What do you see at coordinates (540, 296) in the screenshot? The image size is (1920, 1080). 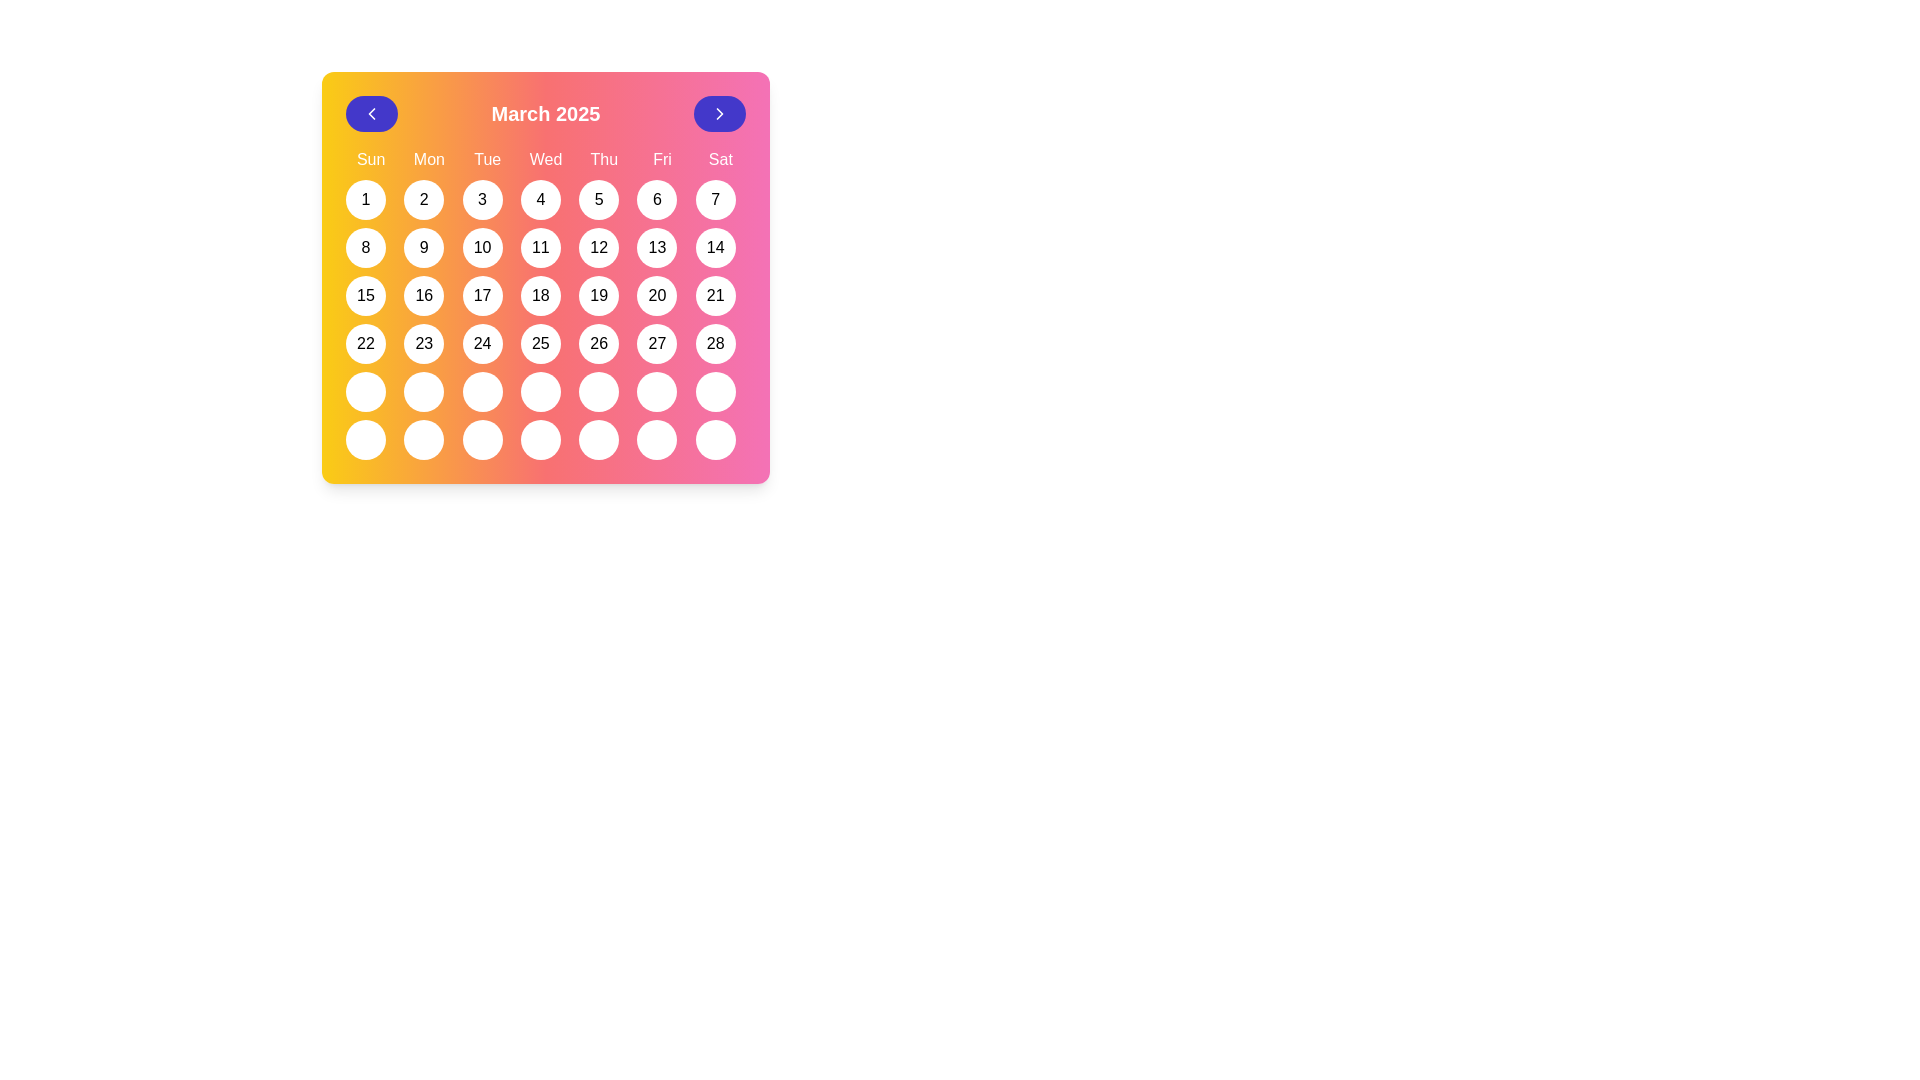 I see `the button representing the date '18' in the calendar grid located in the fourth cell of the row starting with '15' and '16'` at bounding box center [540, 296].